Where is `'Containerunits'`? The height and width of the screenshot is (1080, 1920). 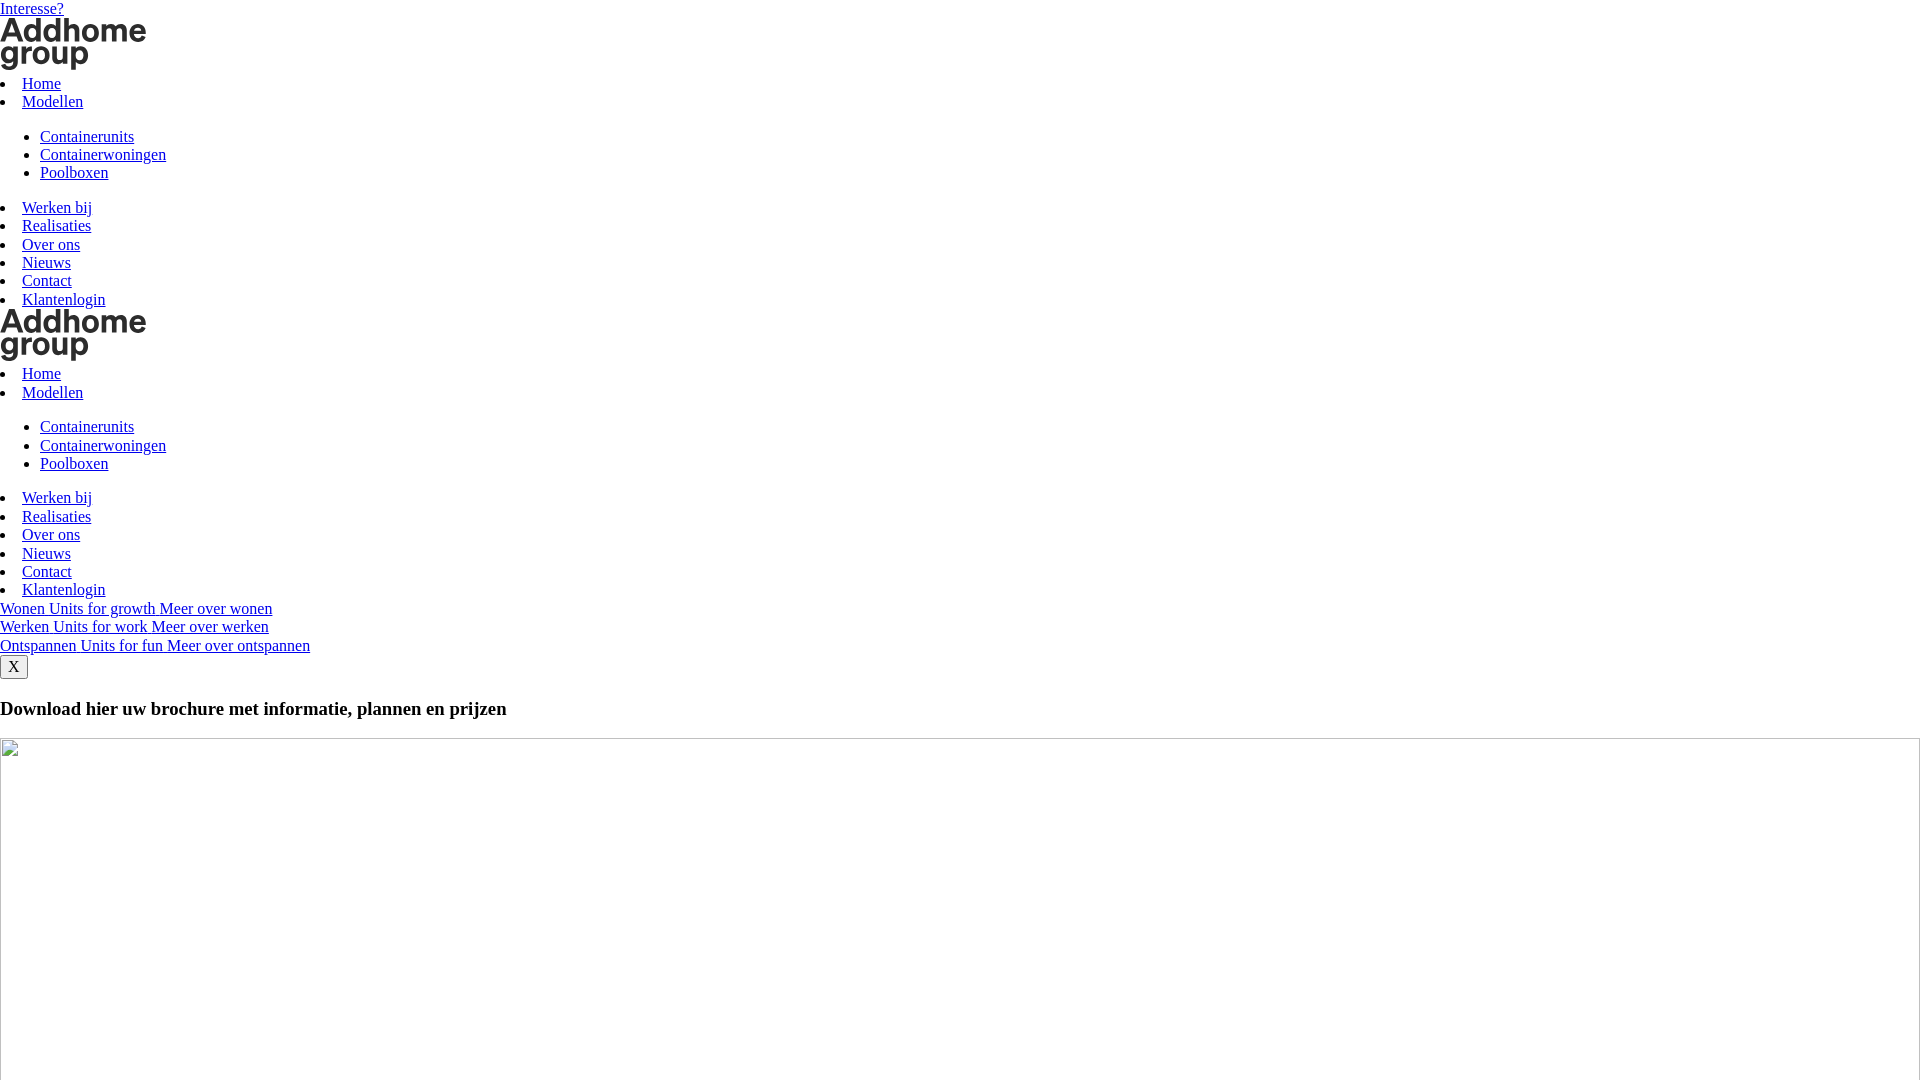 'Containerunits' is located at coordinates (85, 425).